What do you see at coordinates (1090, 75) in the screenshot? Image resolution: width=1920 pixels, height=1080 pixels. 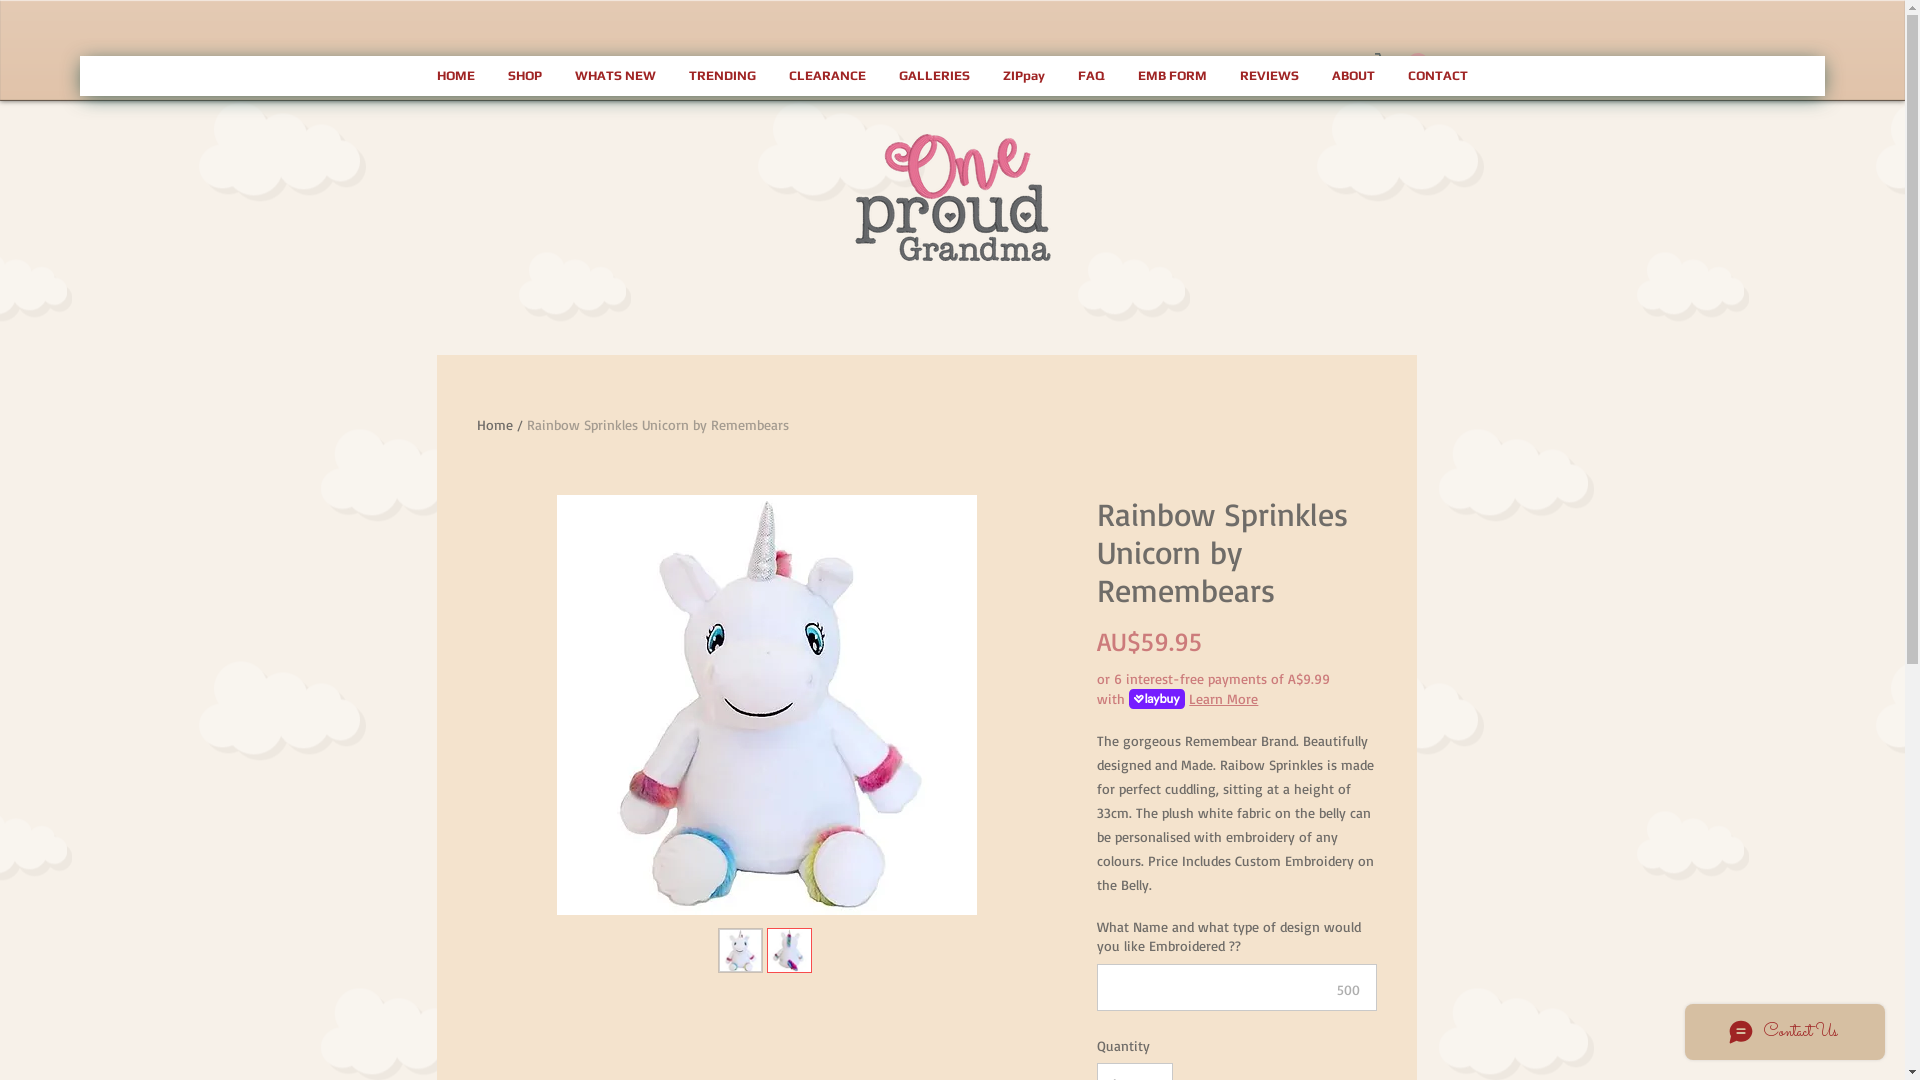 I see `'FAQ'` at bounding box center [1090, 75].